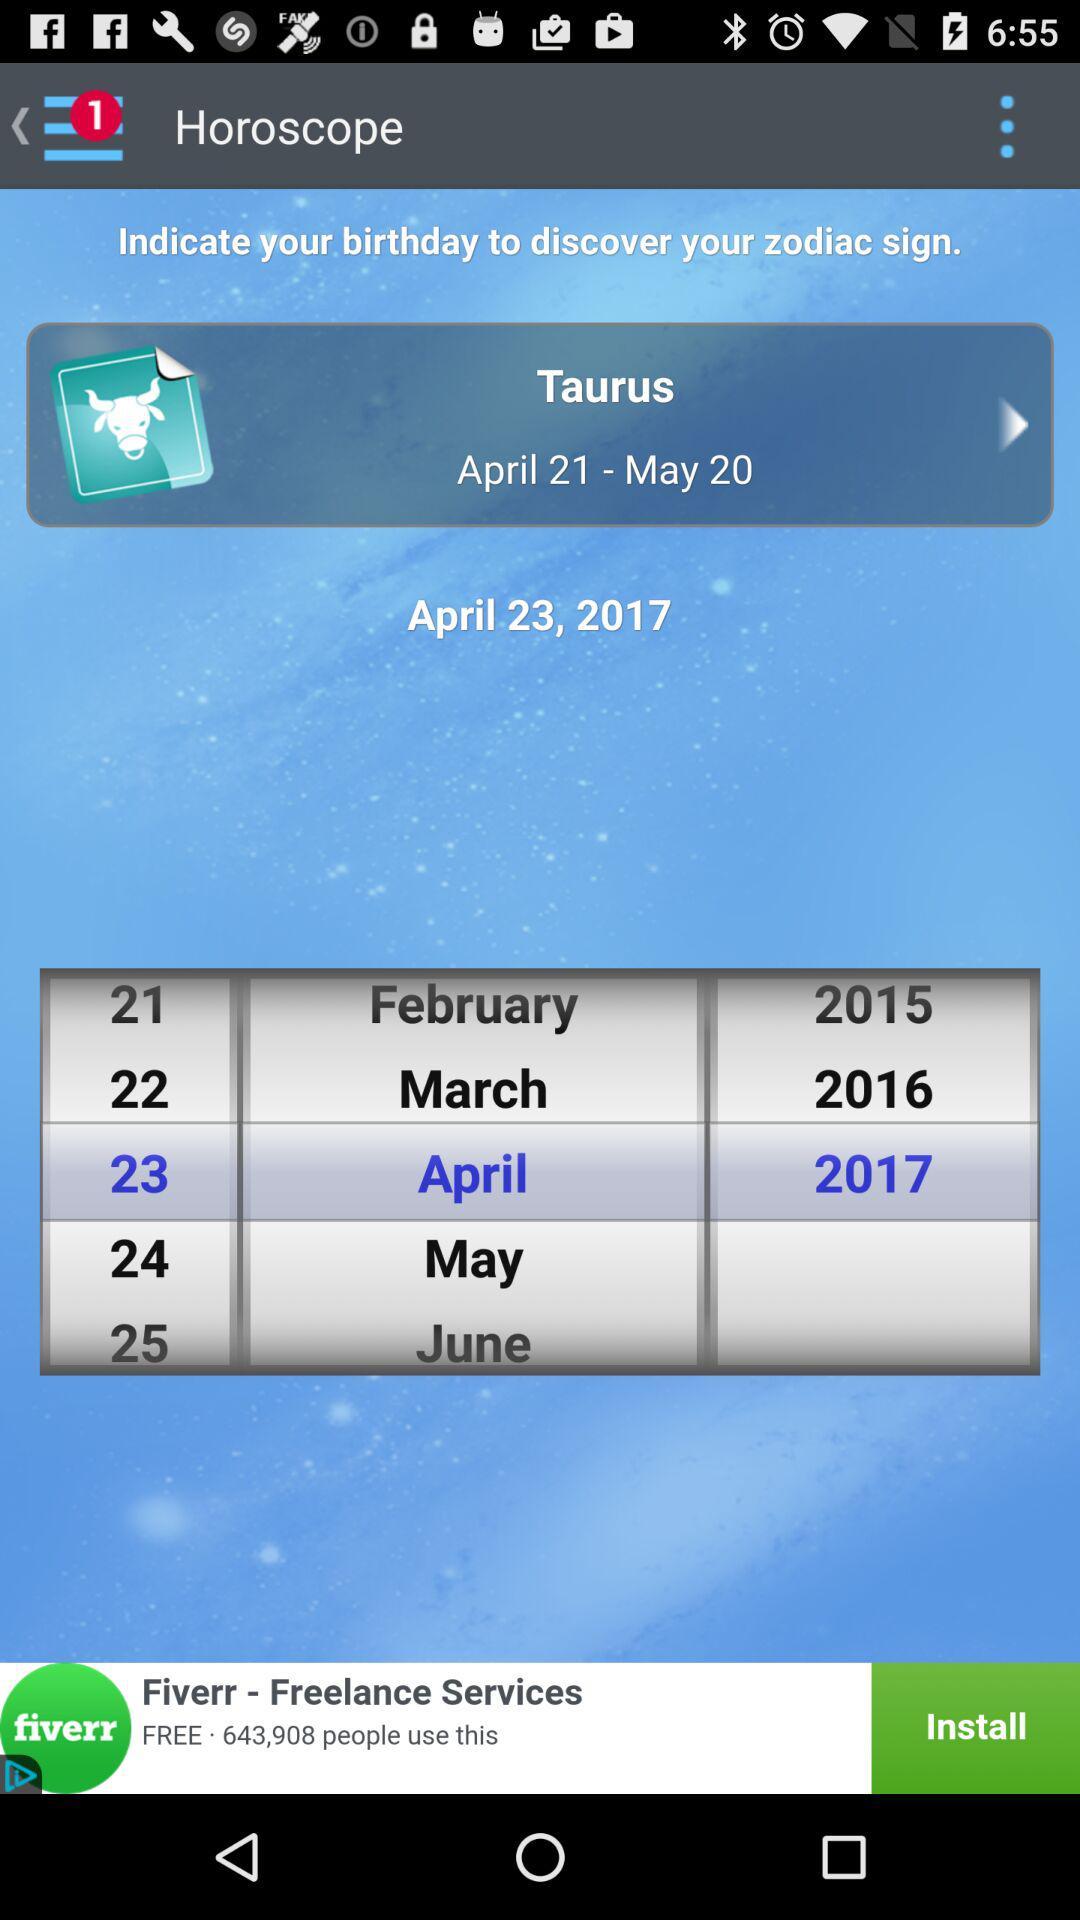 This screenshot has width=1080, height=1920. What do you see at coordinates (540, 1727) in the screenshot?
I see `fiverr banner advertisement` at bounding box center [540, 1727].